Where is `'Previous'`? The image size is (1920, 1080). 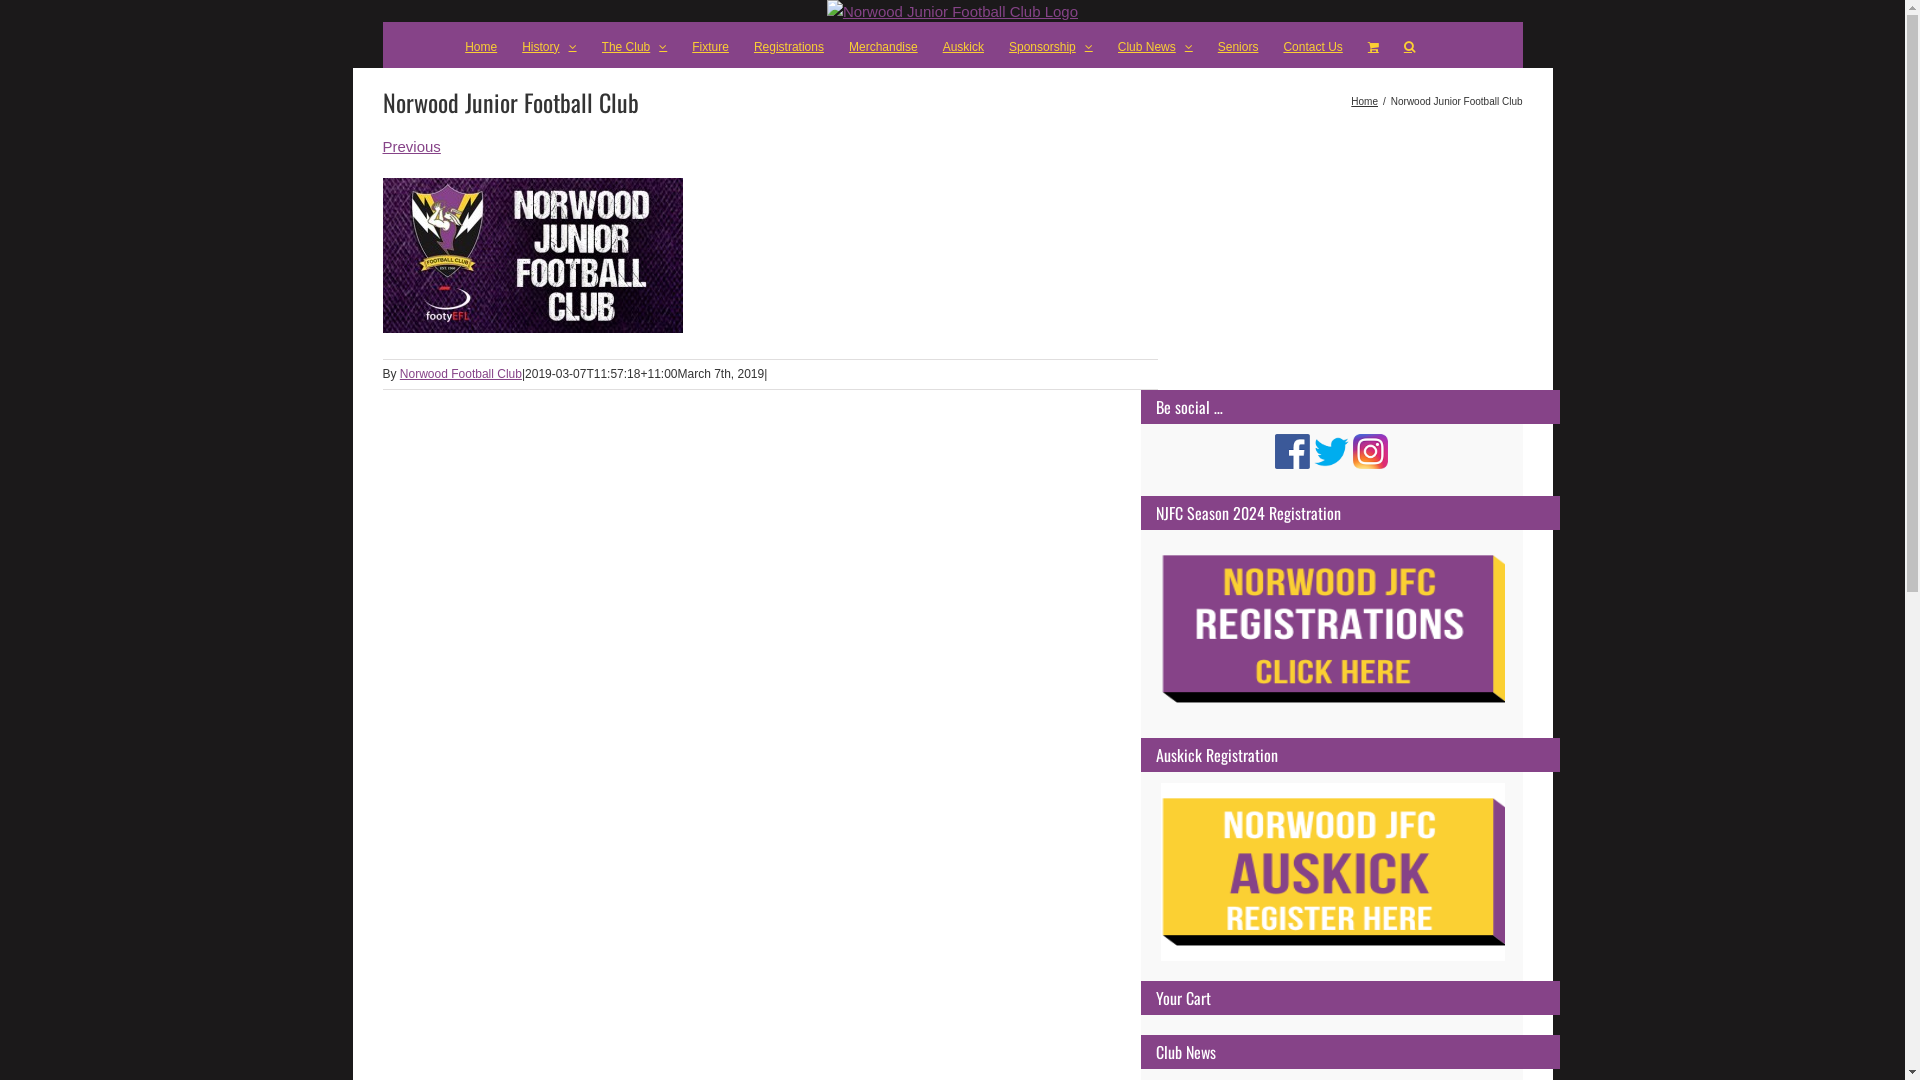
'Previous' is located at coordinates (382, 145).